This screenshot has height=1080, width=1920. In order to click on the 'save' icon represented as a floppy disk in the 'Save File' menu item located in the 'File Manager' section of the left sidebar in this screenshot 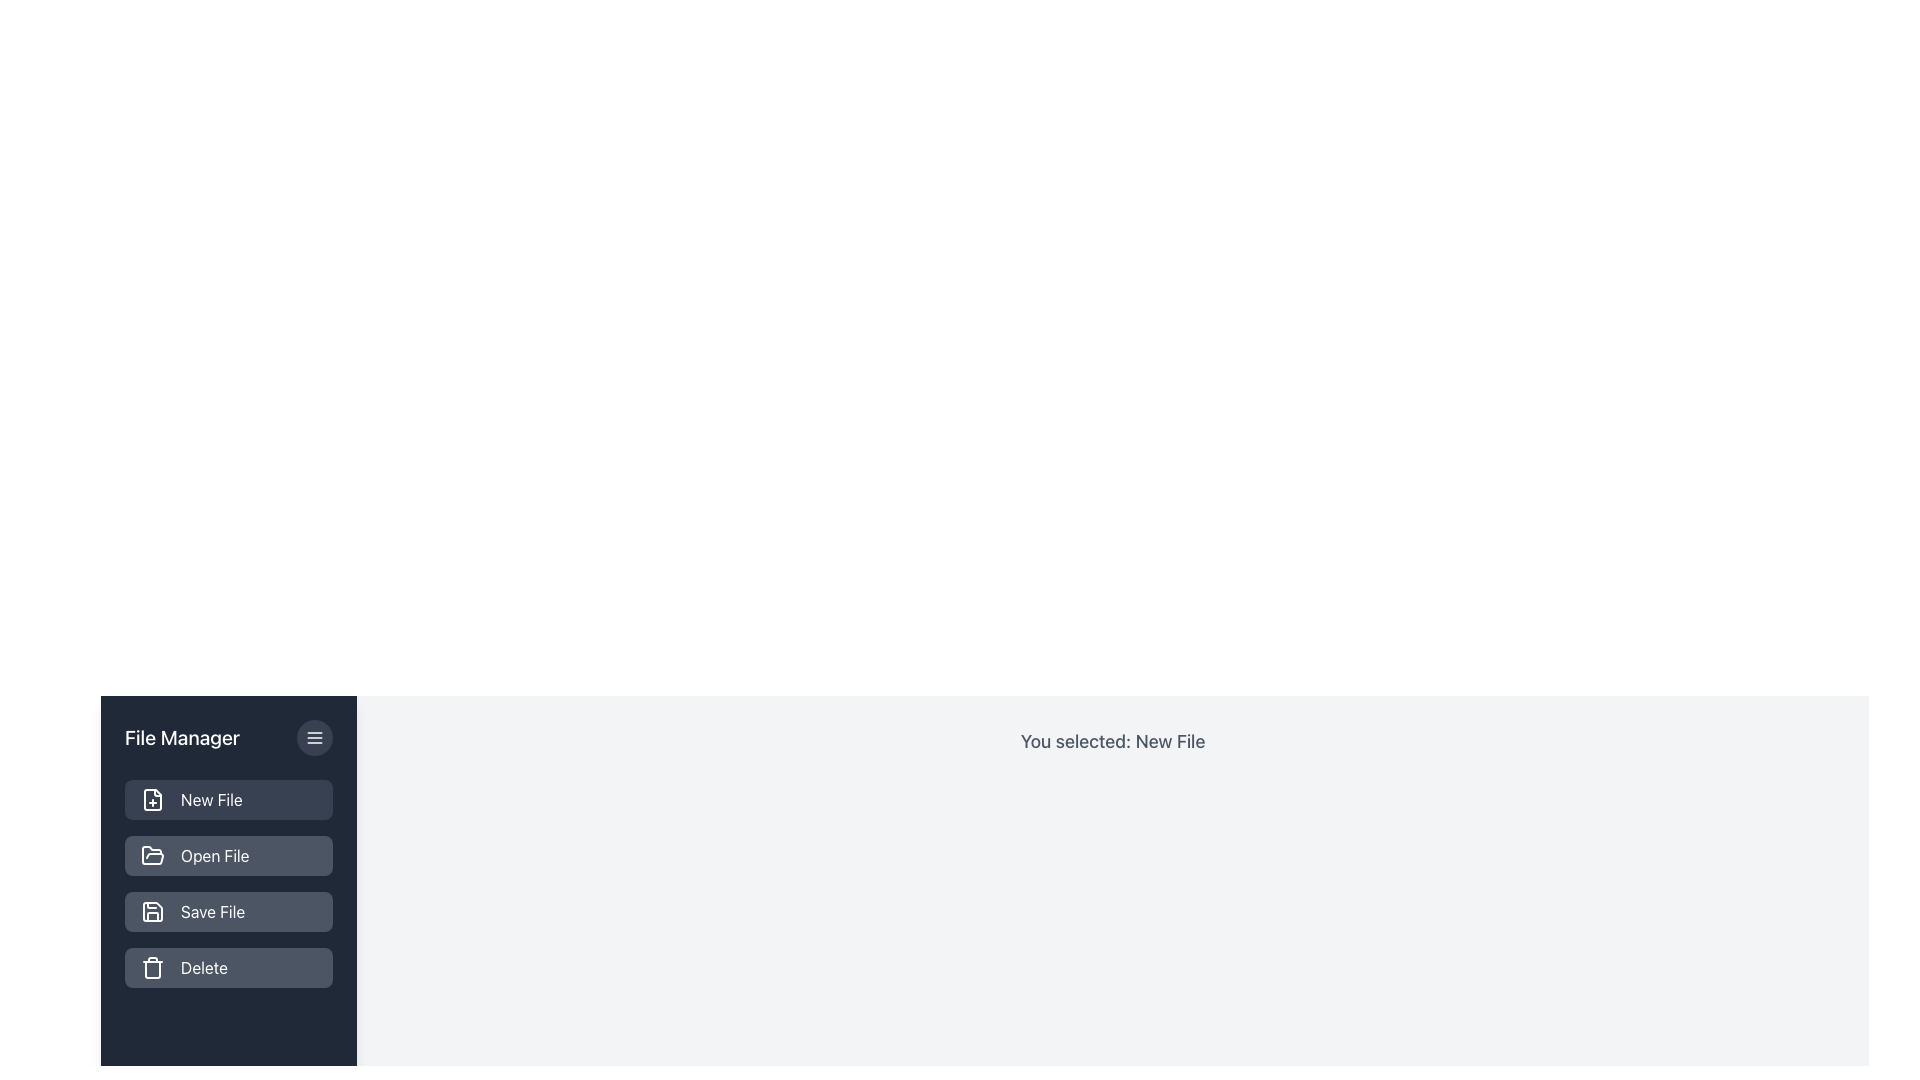, I will do `click(152, 911)`.